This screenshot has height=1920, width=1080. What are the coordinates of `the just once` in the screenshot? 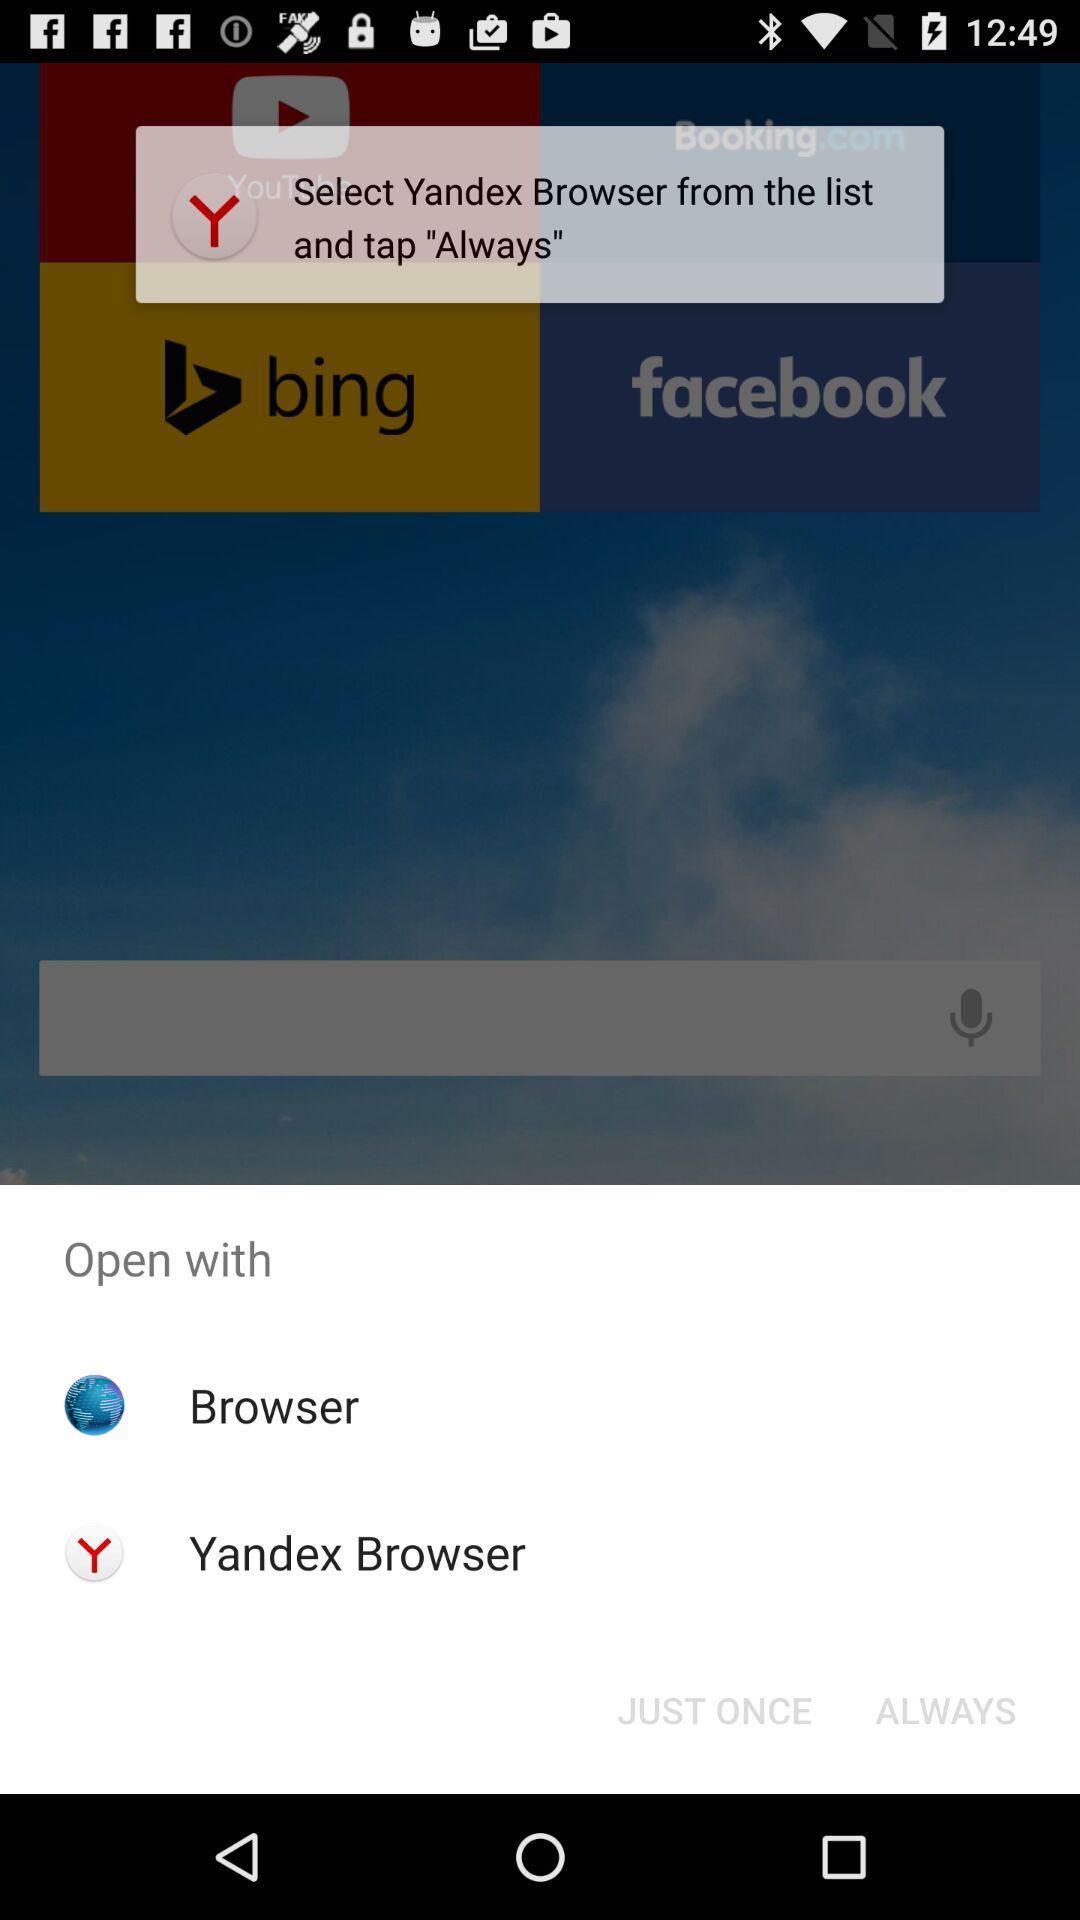 It's located at (713, 1708).